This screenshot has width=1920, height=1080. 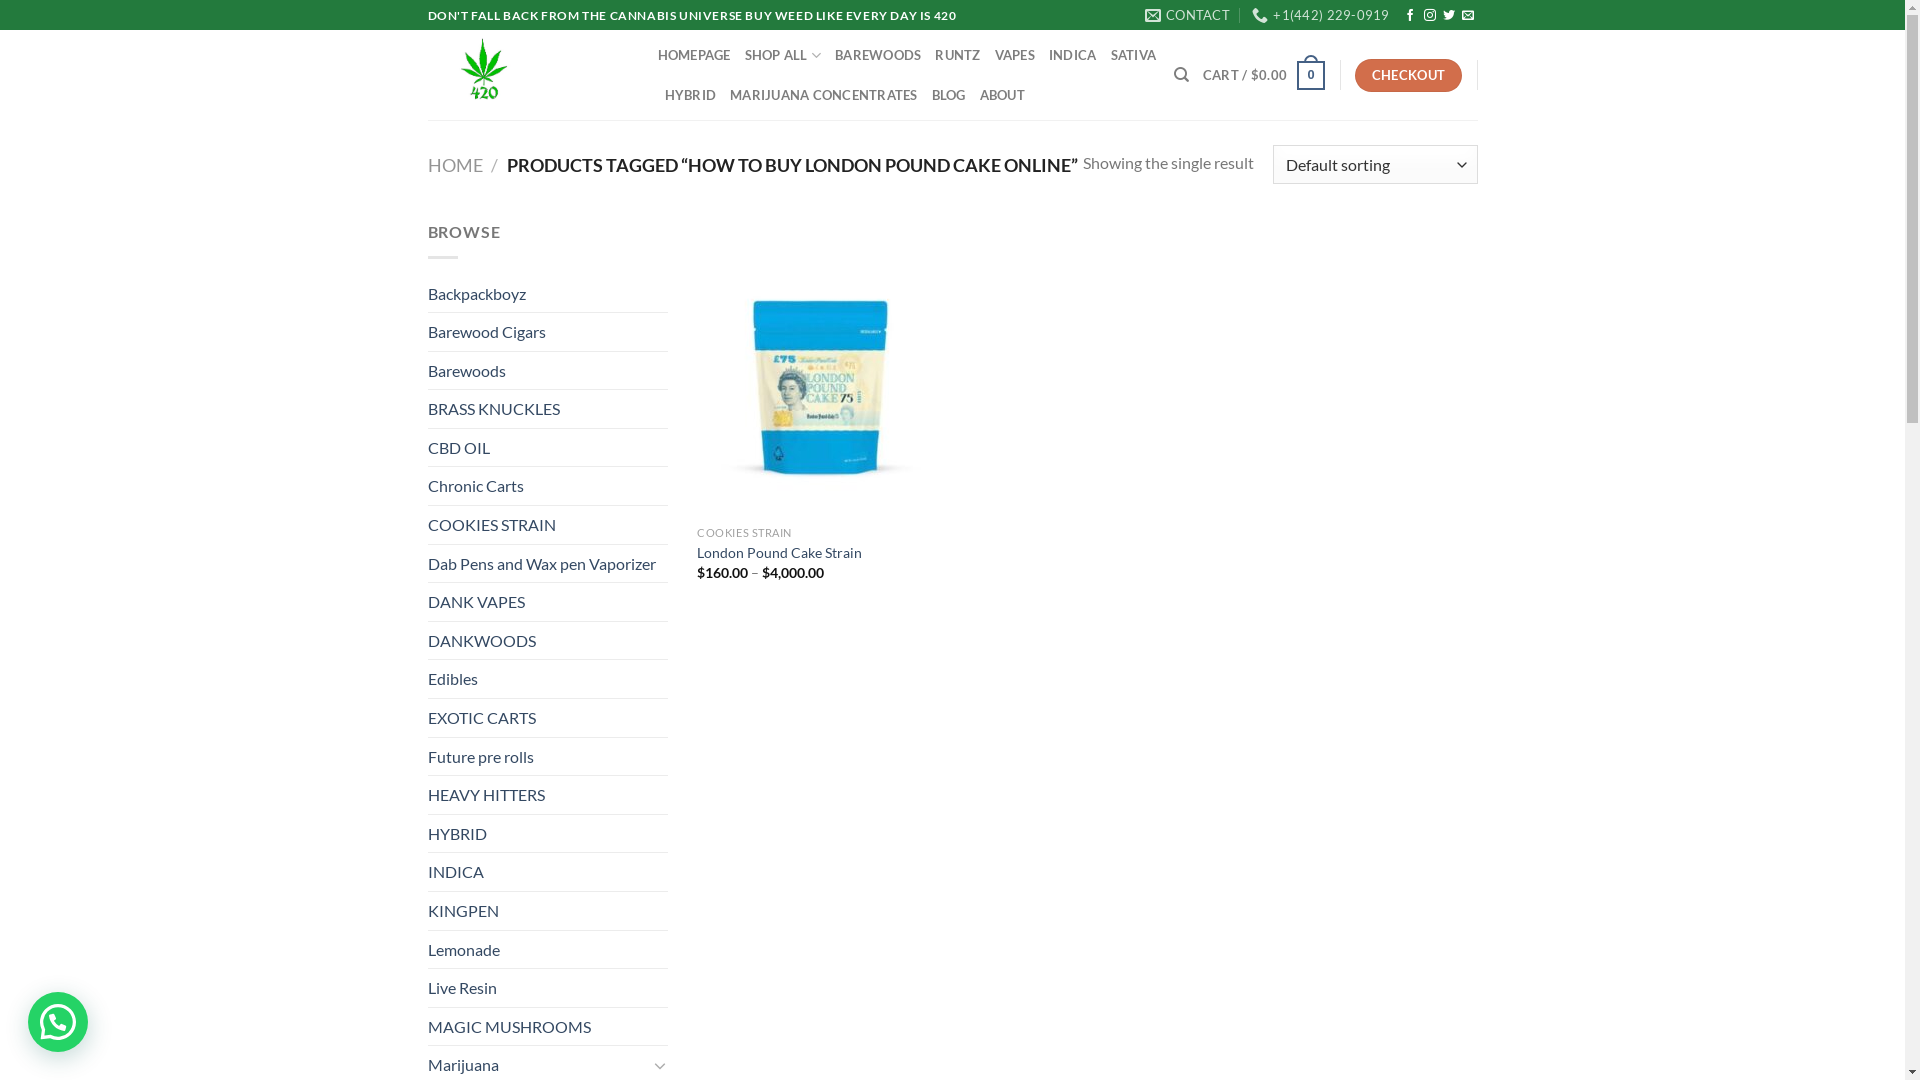 What do you see at coordinates (547, 716) in the screenshot?
I see `'EXOTIC CARTS'` at bounding box center [547, 716].